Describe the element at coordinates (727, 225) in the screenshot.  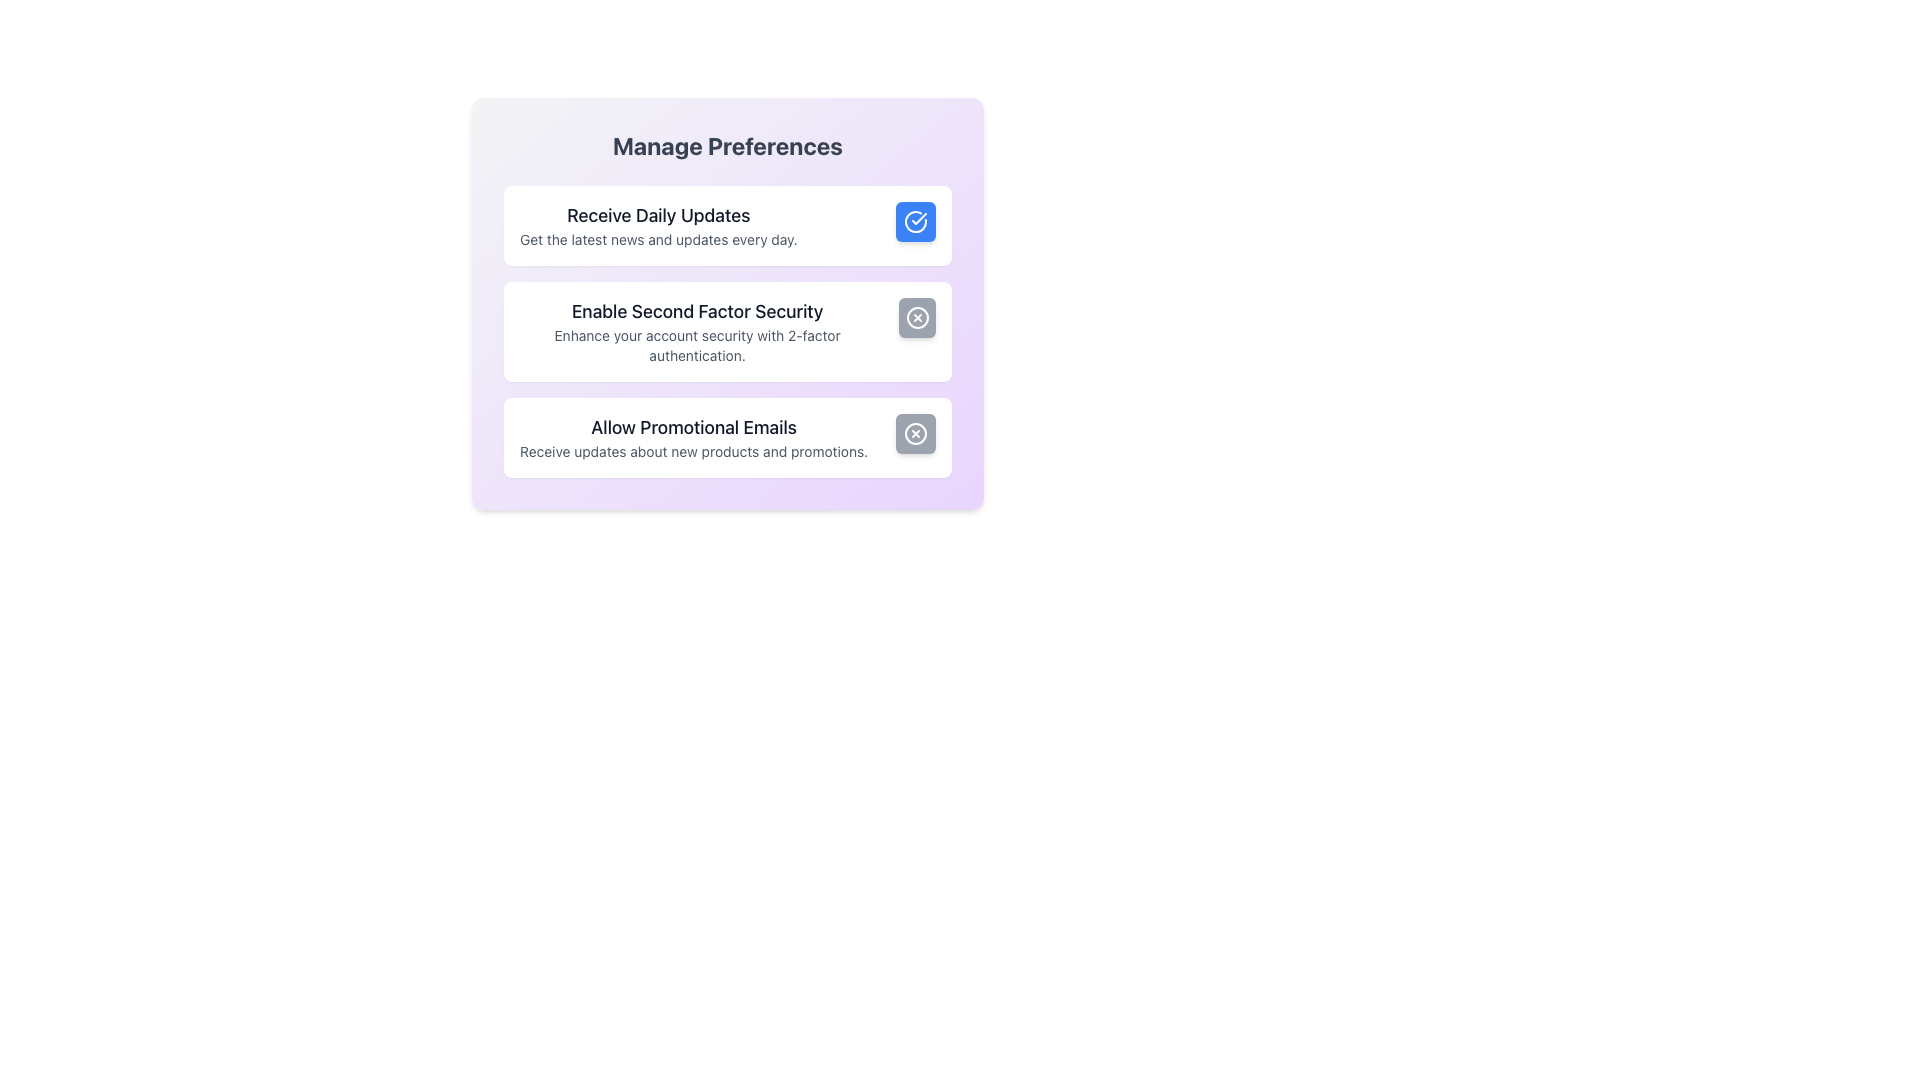
I see `text information on the first interactive card in the 'Manage Preferences' section, which allows toggling daily updates for notifications` at that location.